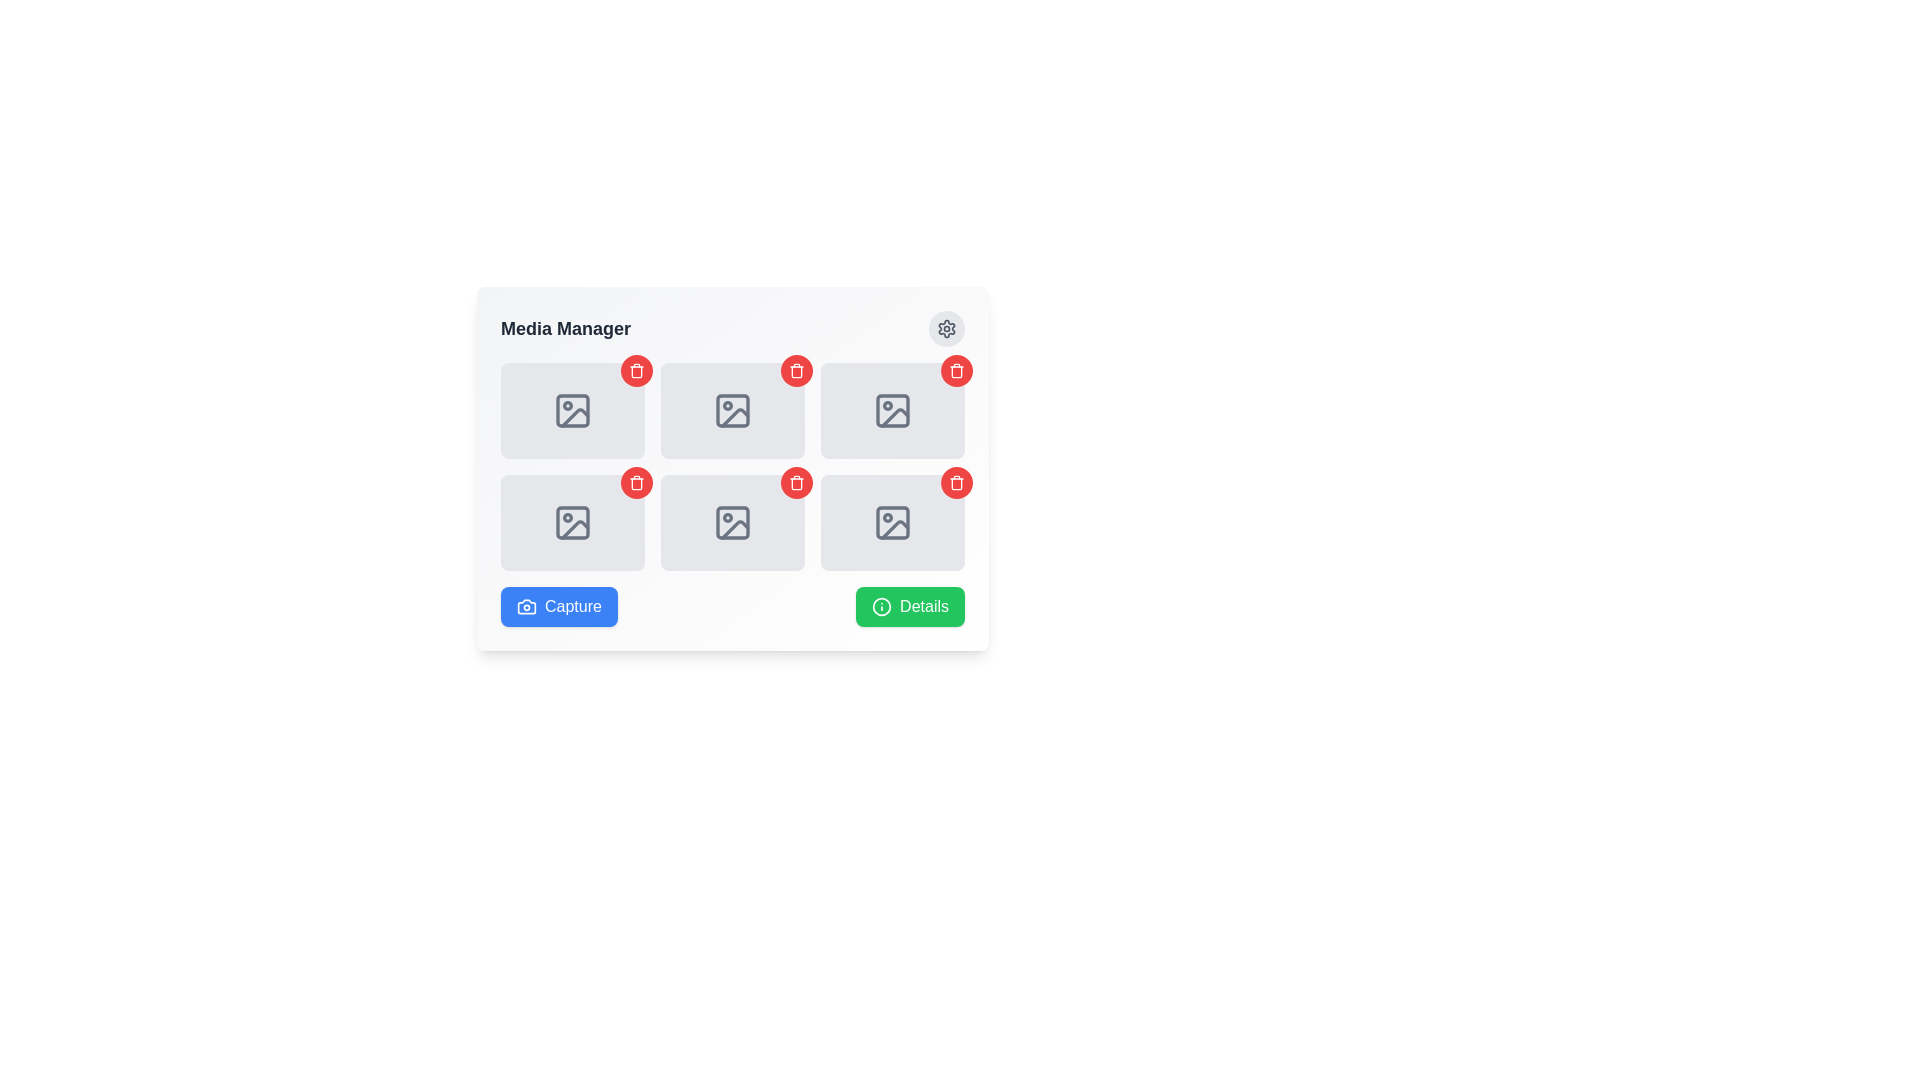 Image resolution: width=1920 pixels, height=1080 pixels. I want to click on the trash/delete button located at the top right corner of the last media card in the grid, so click(955, 370).